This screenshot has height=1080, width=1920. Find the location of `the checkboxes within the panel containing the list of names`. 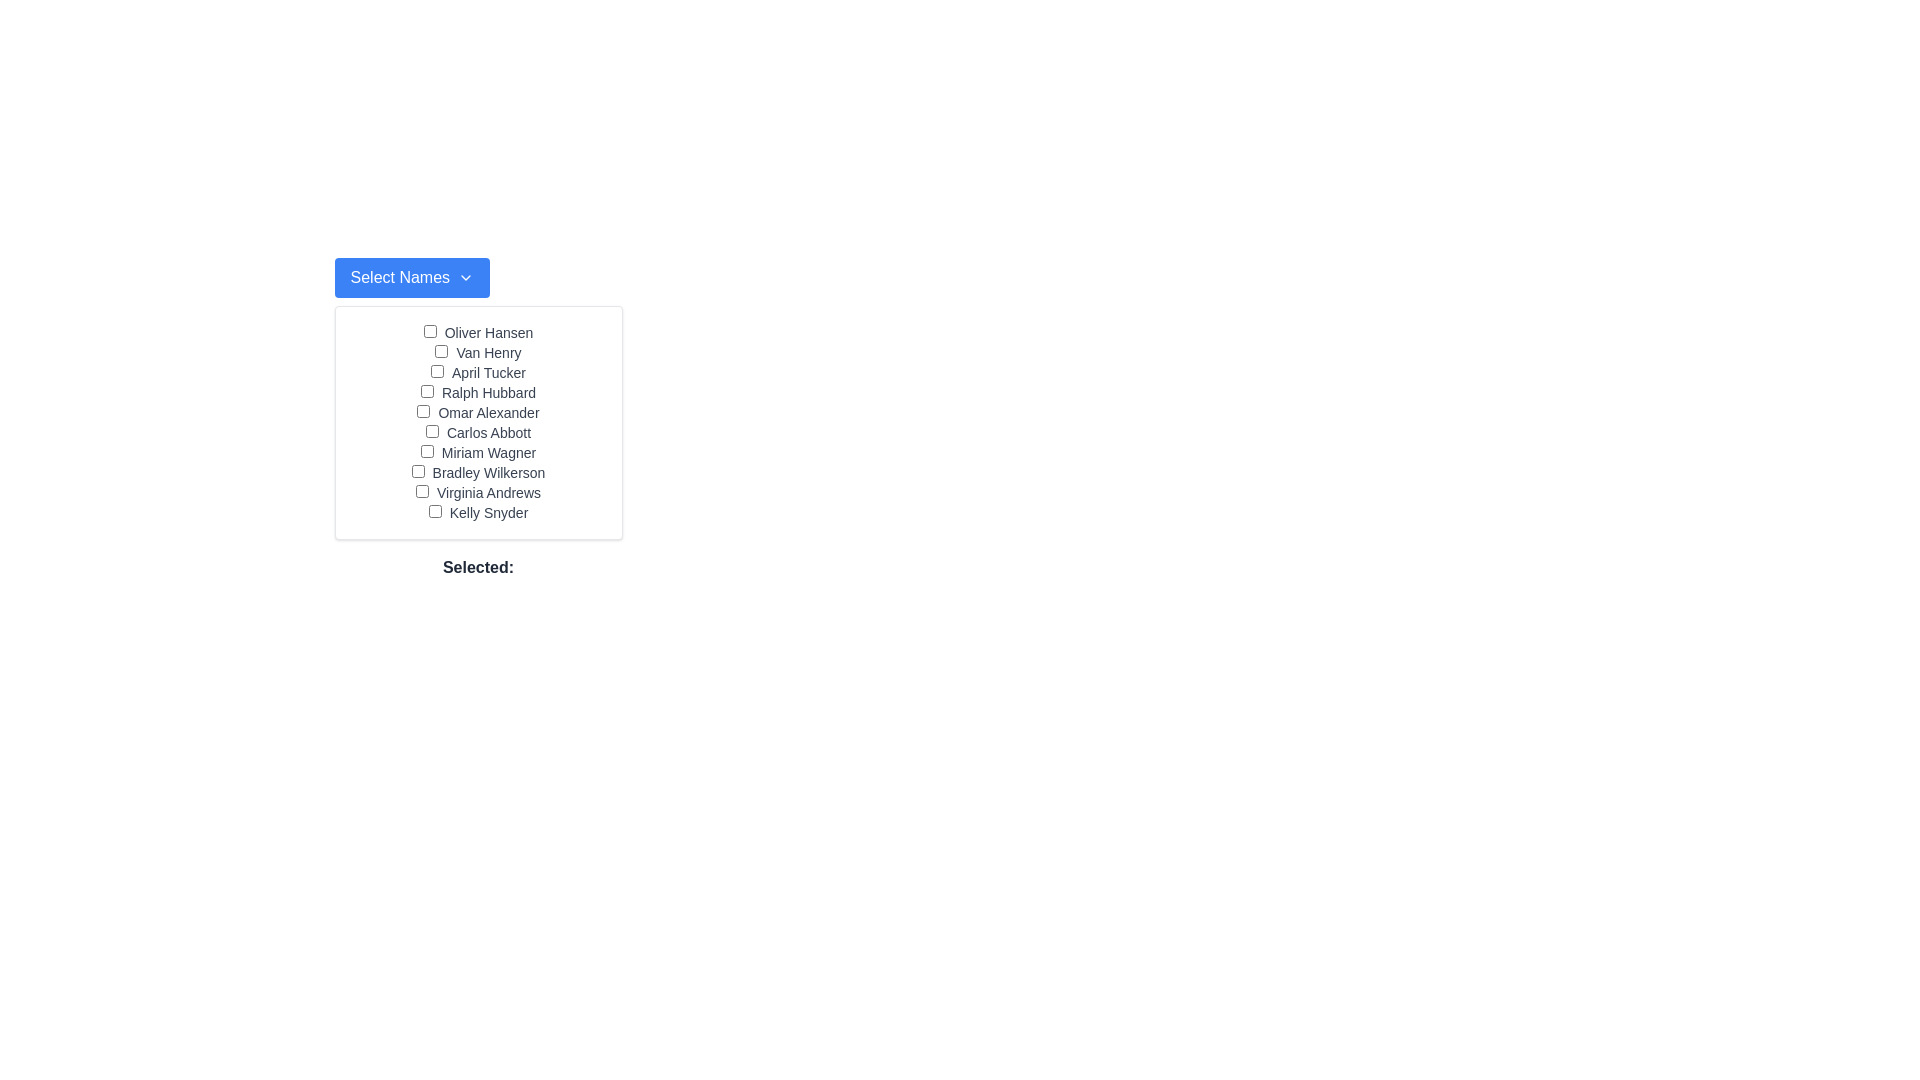

the checkboxes within the panel containing the list of names is located at coordinates (477, 422).